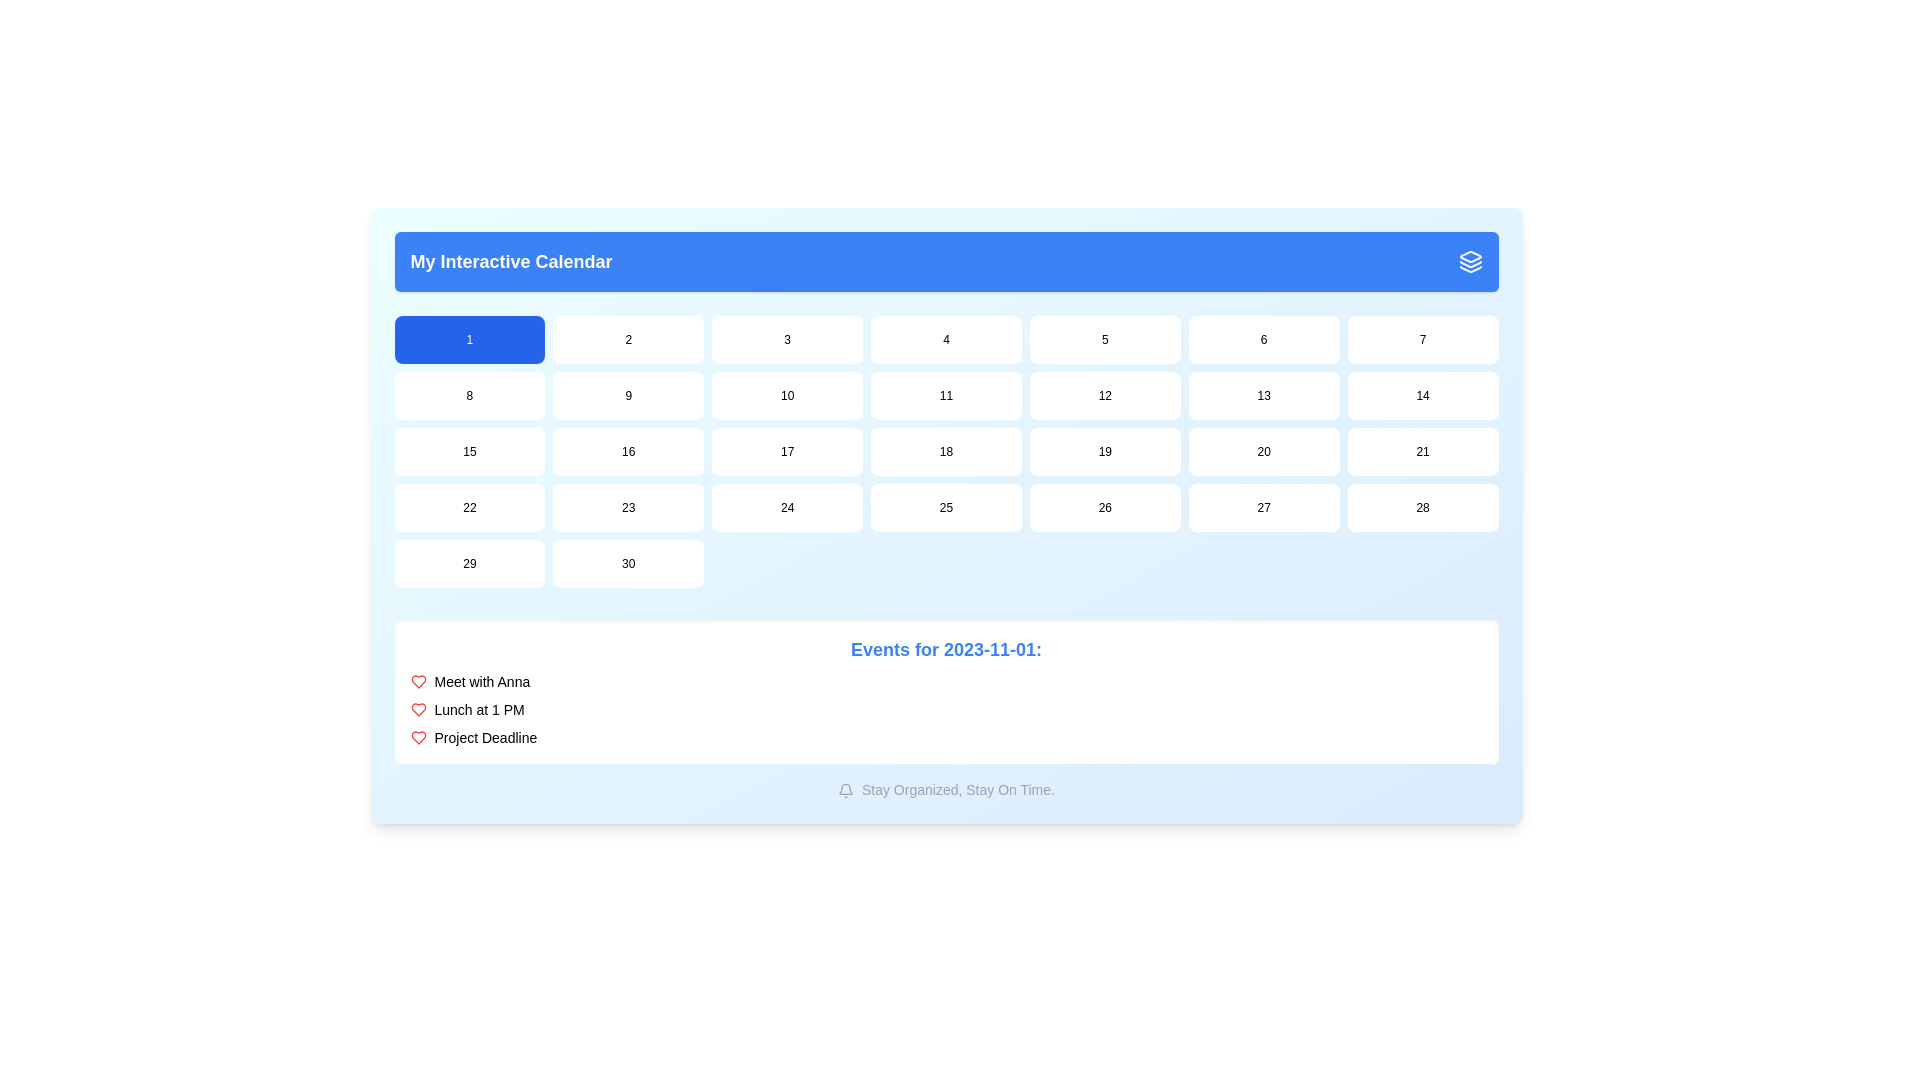 This screenshot has width=1920, height=1080. What do you see at coordinates (786, 451) in the screenshot?
I see `the selectable calendar day button located in the third row and third column of the grid` at bounding box center [786, 451].